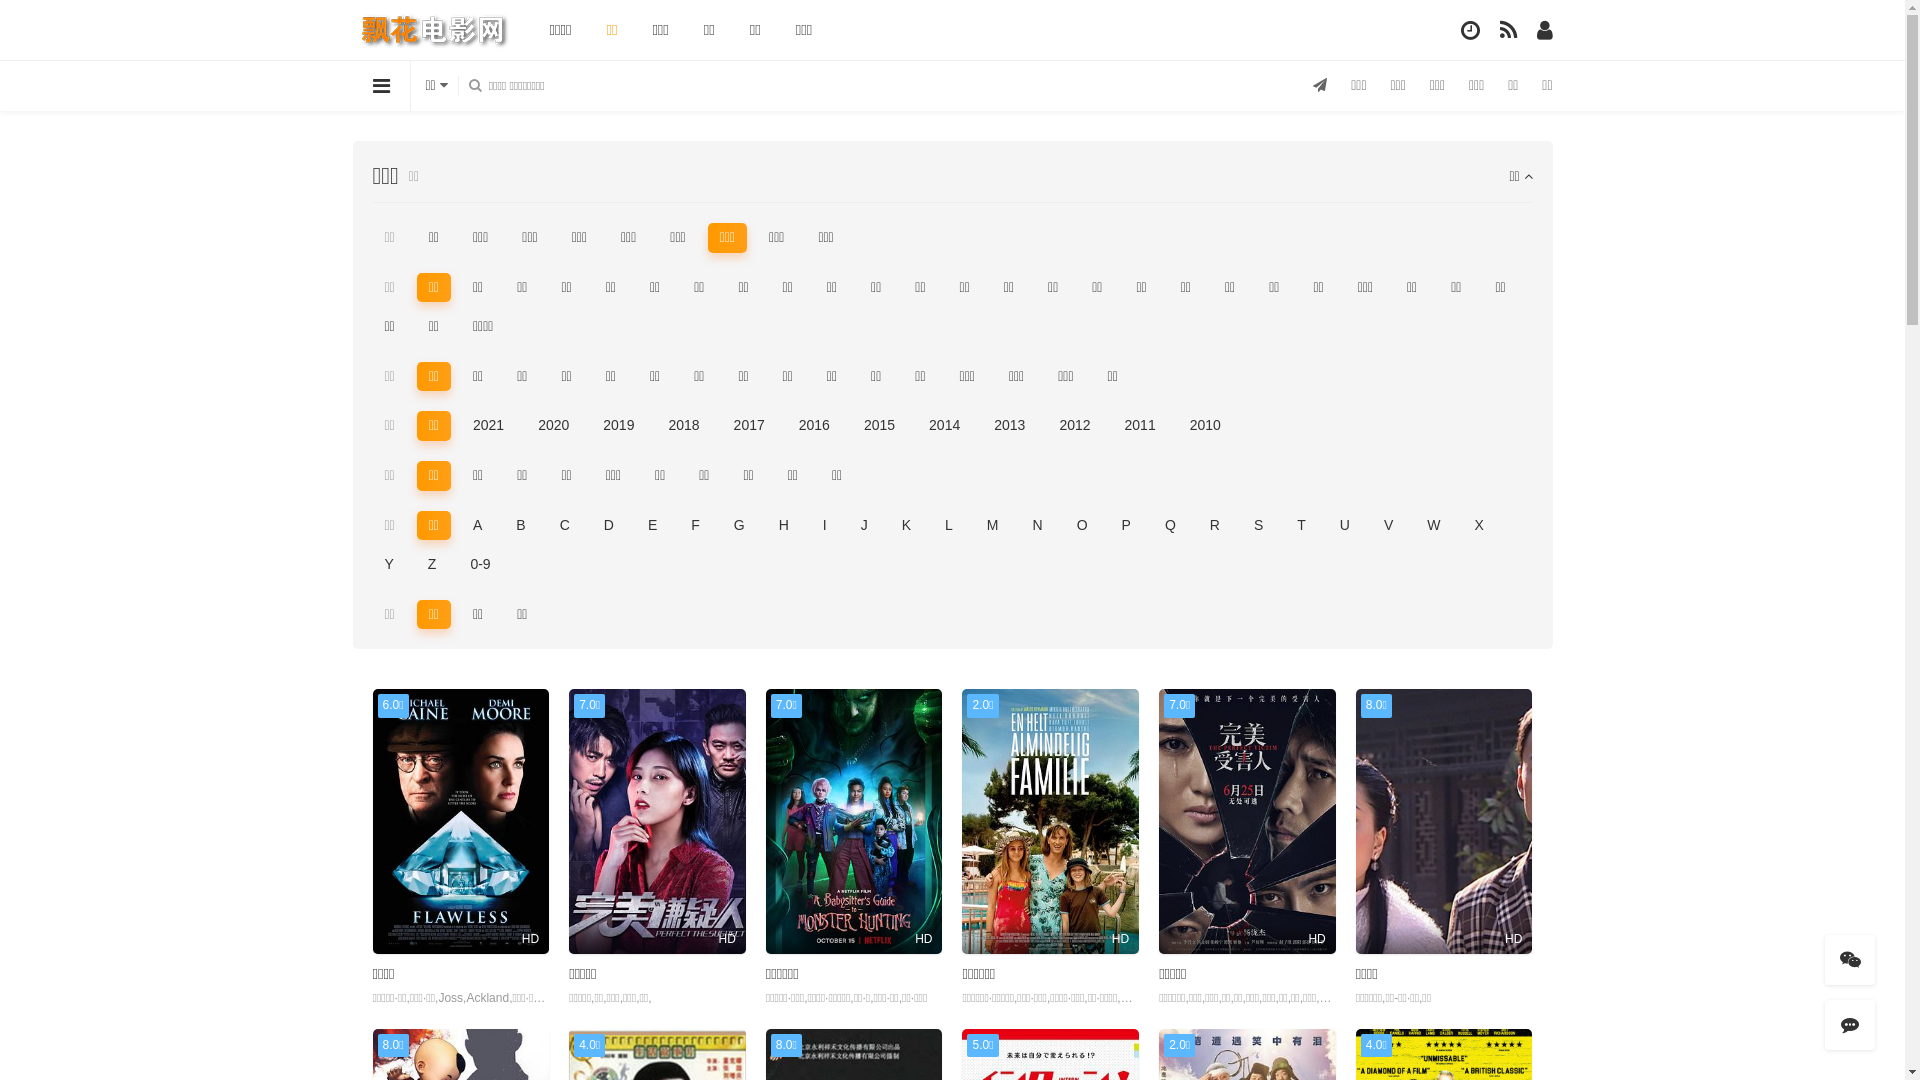  Describe the element at coordinates (888, 524) in the screenshot. I see `'K'` at that location.